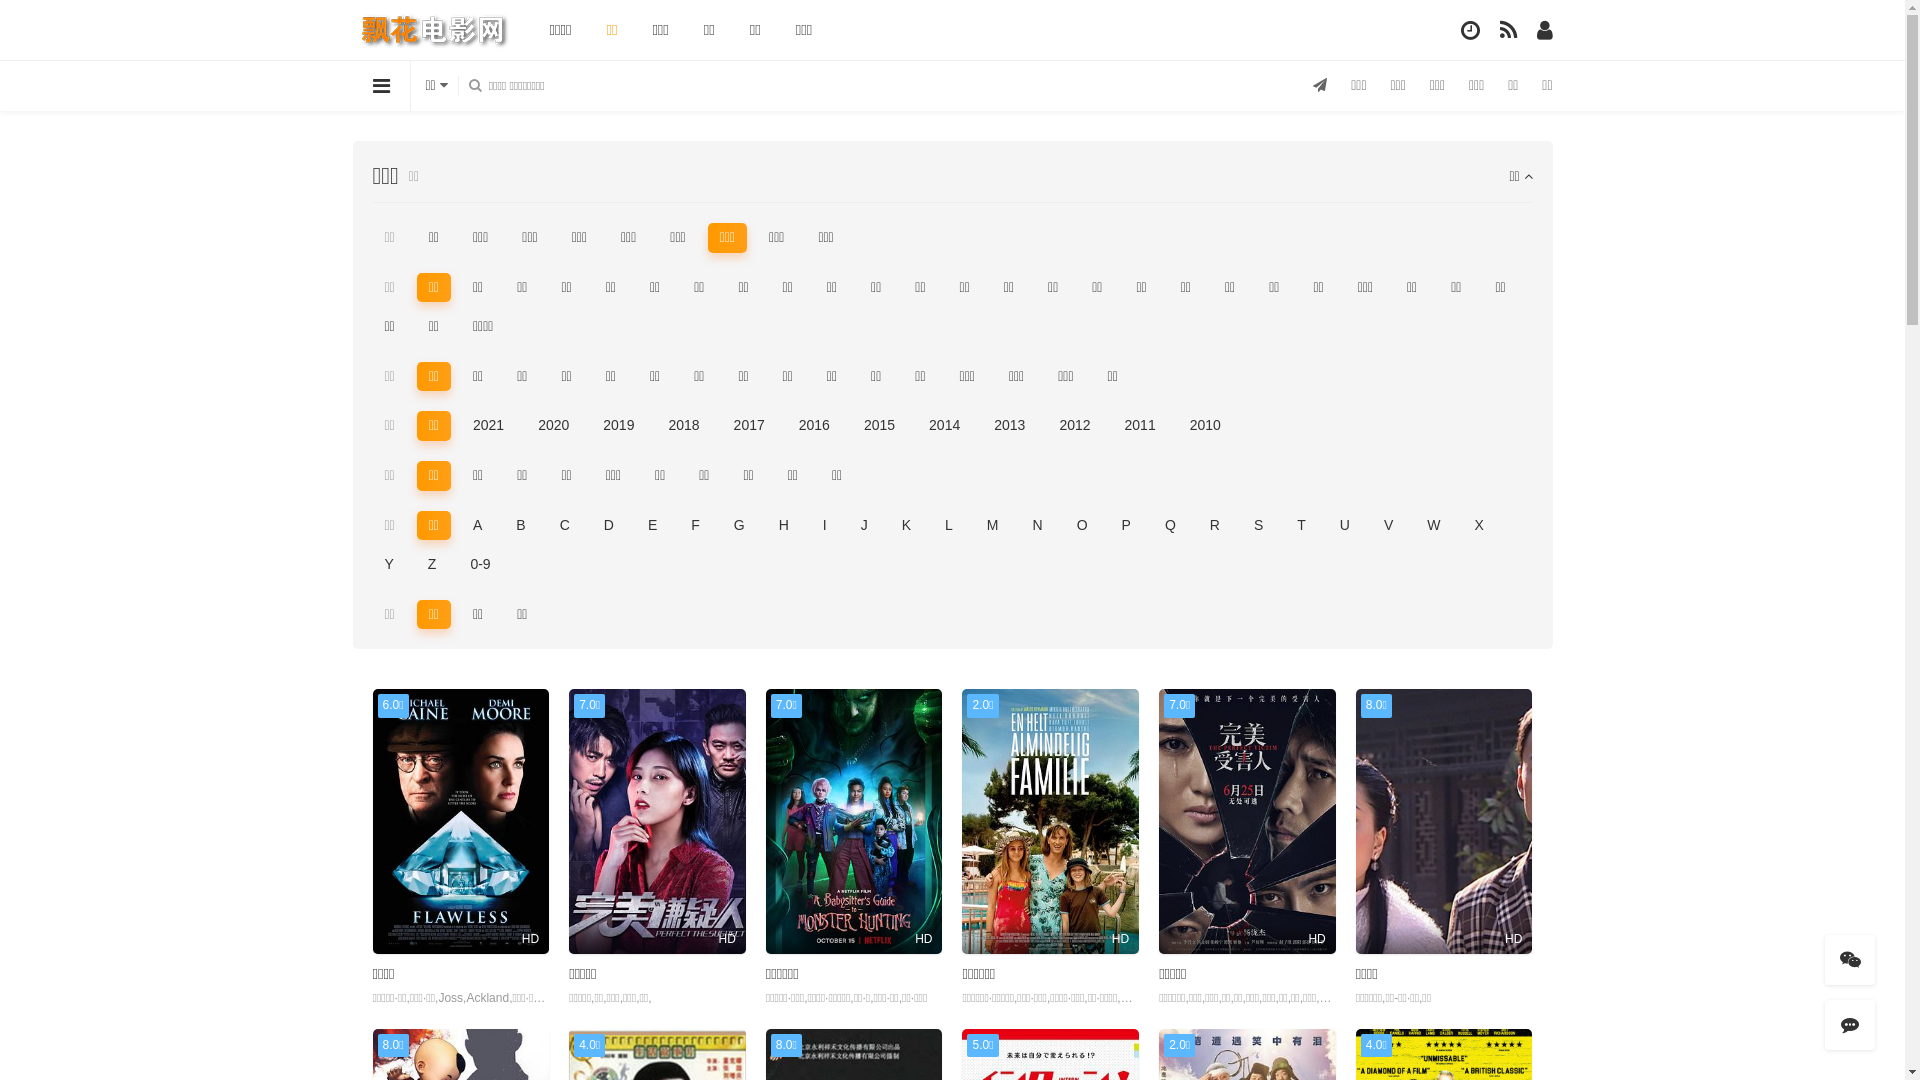  Describe the element at coordinates (888, 524) in the screenshot. I see `'K'` at that location.